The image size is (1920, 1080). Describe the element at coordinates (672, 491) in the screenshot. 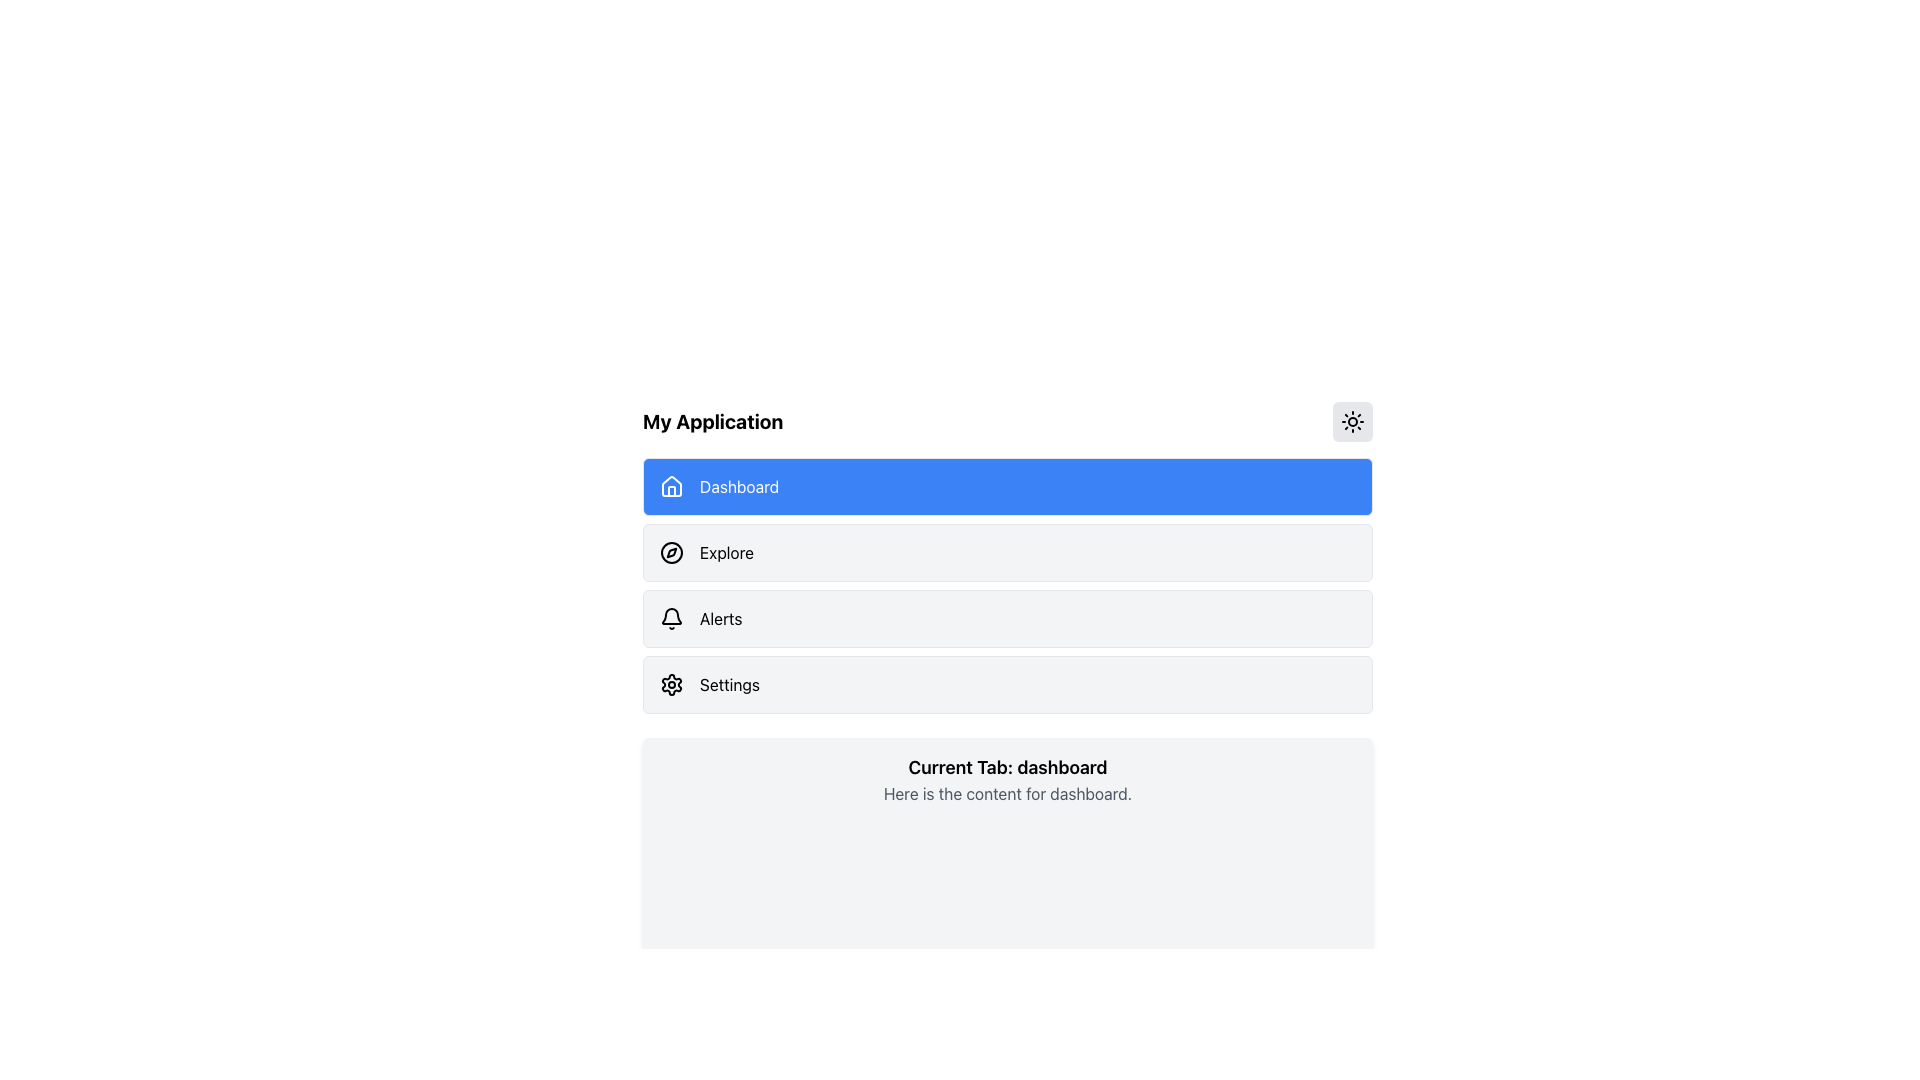

I see `the small vertical rectangular shape representing the door within the house icon in the blue-highlighted 'Dashboard' option` at that location.